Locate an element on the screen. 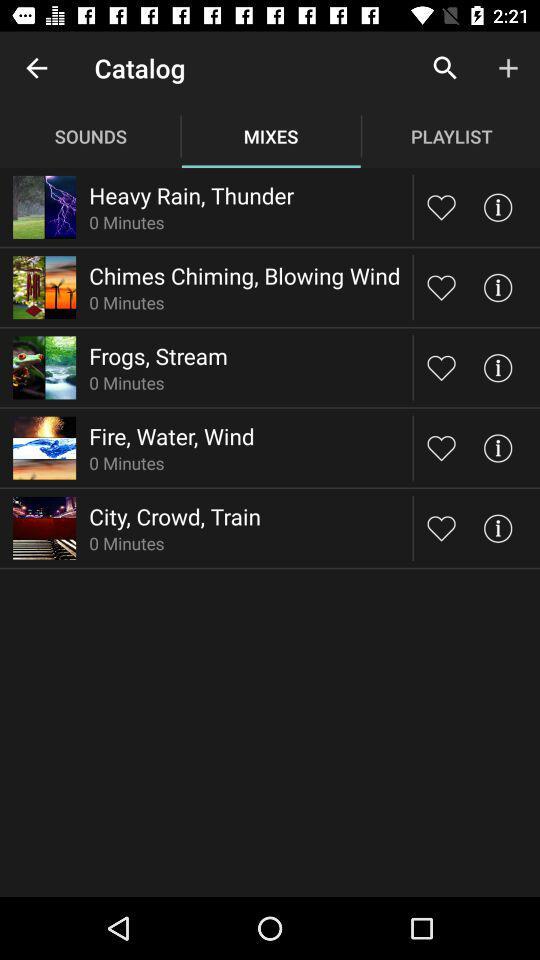  click the tick is located at coordinates (496, 527).